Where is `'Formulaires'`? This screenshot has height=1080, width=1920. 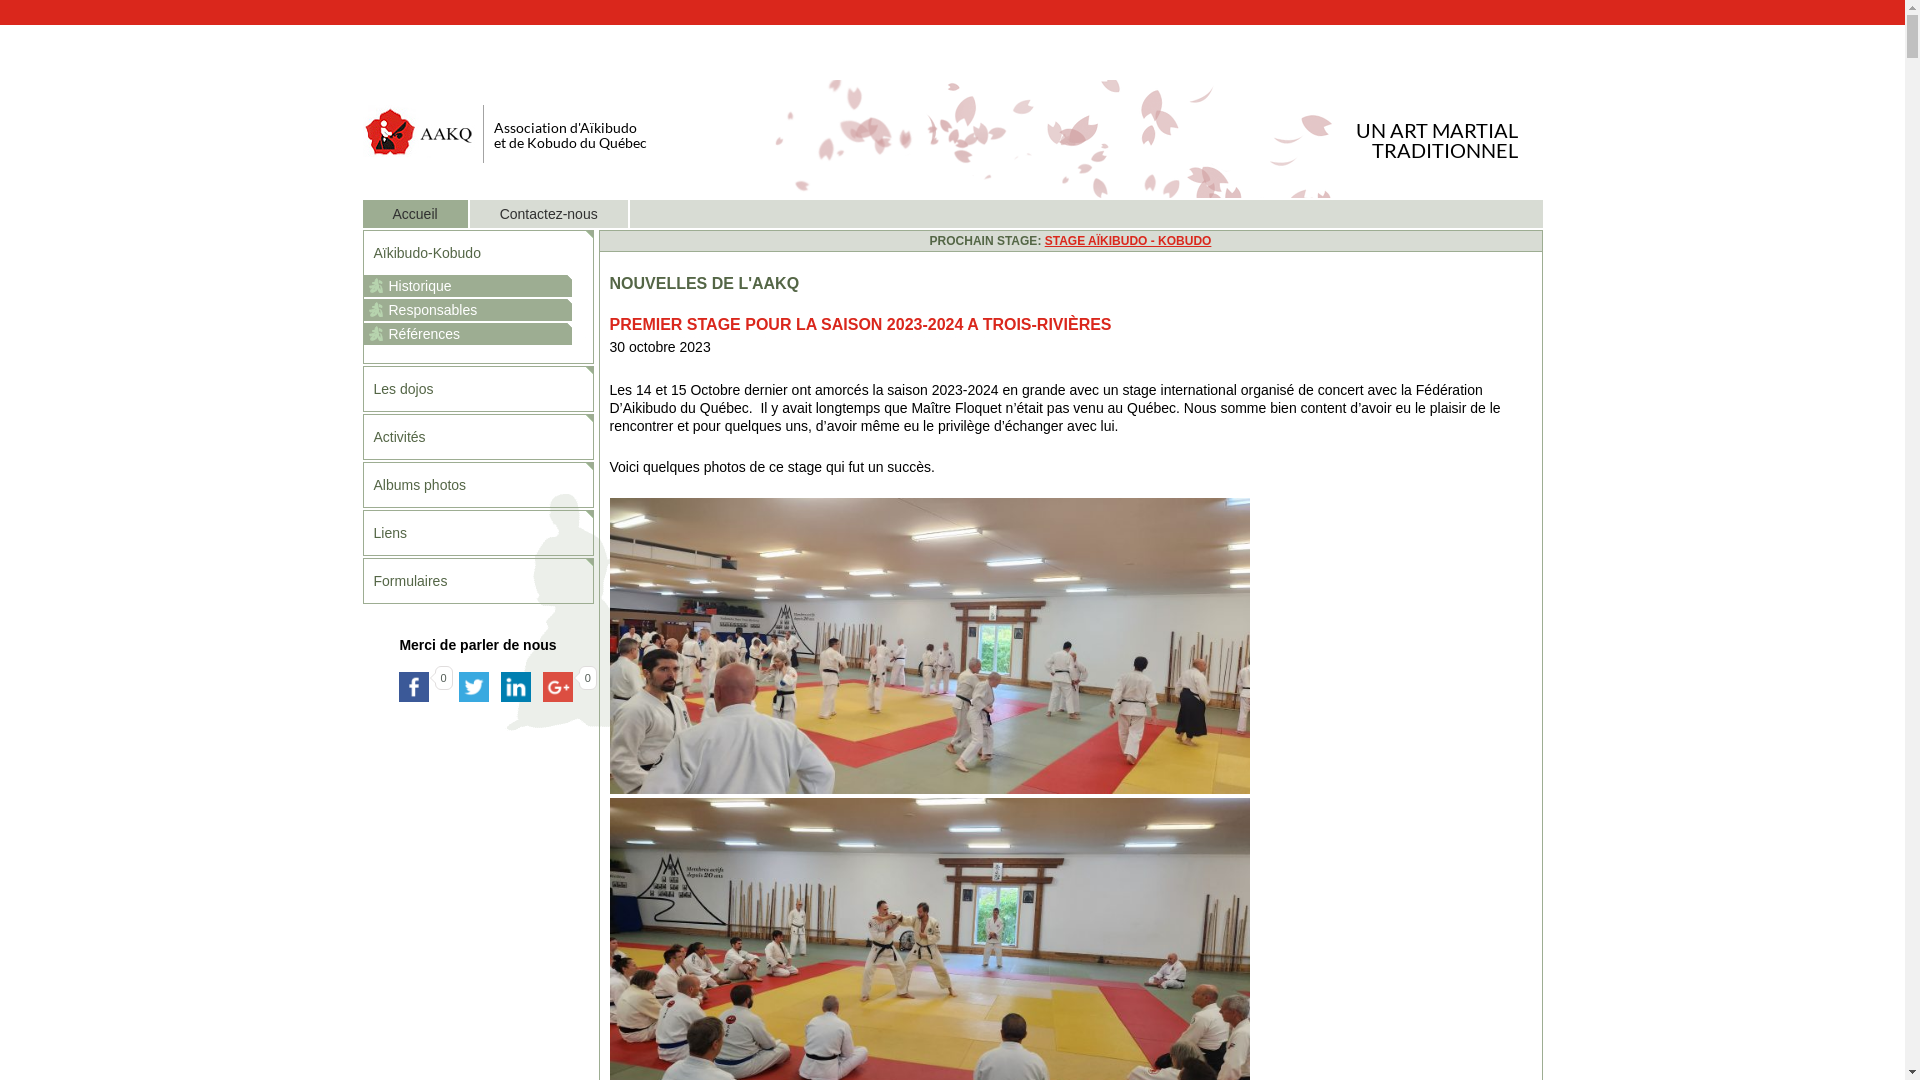
'Formulaires' is located at coordinates (477, 581).